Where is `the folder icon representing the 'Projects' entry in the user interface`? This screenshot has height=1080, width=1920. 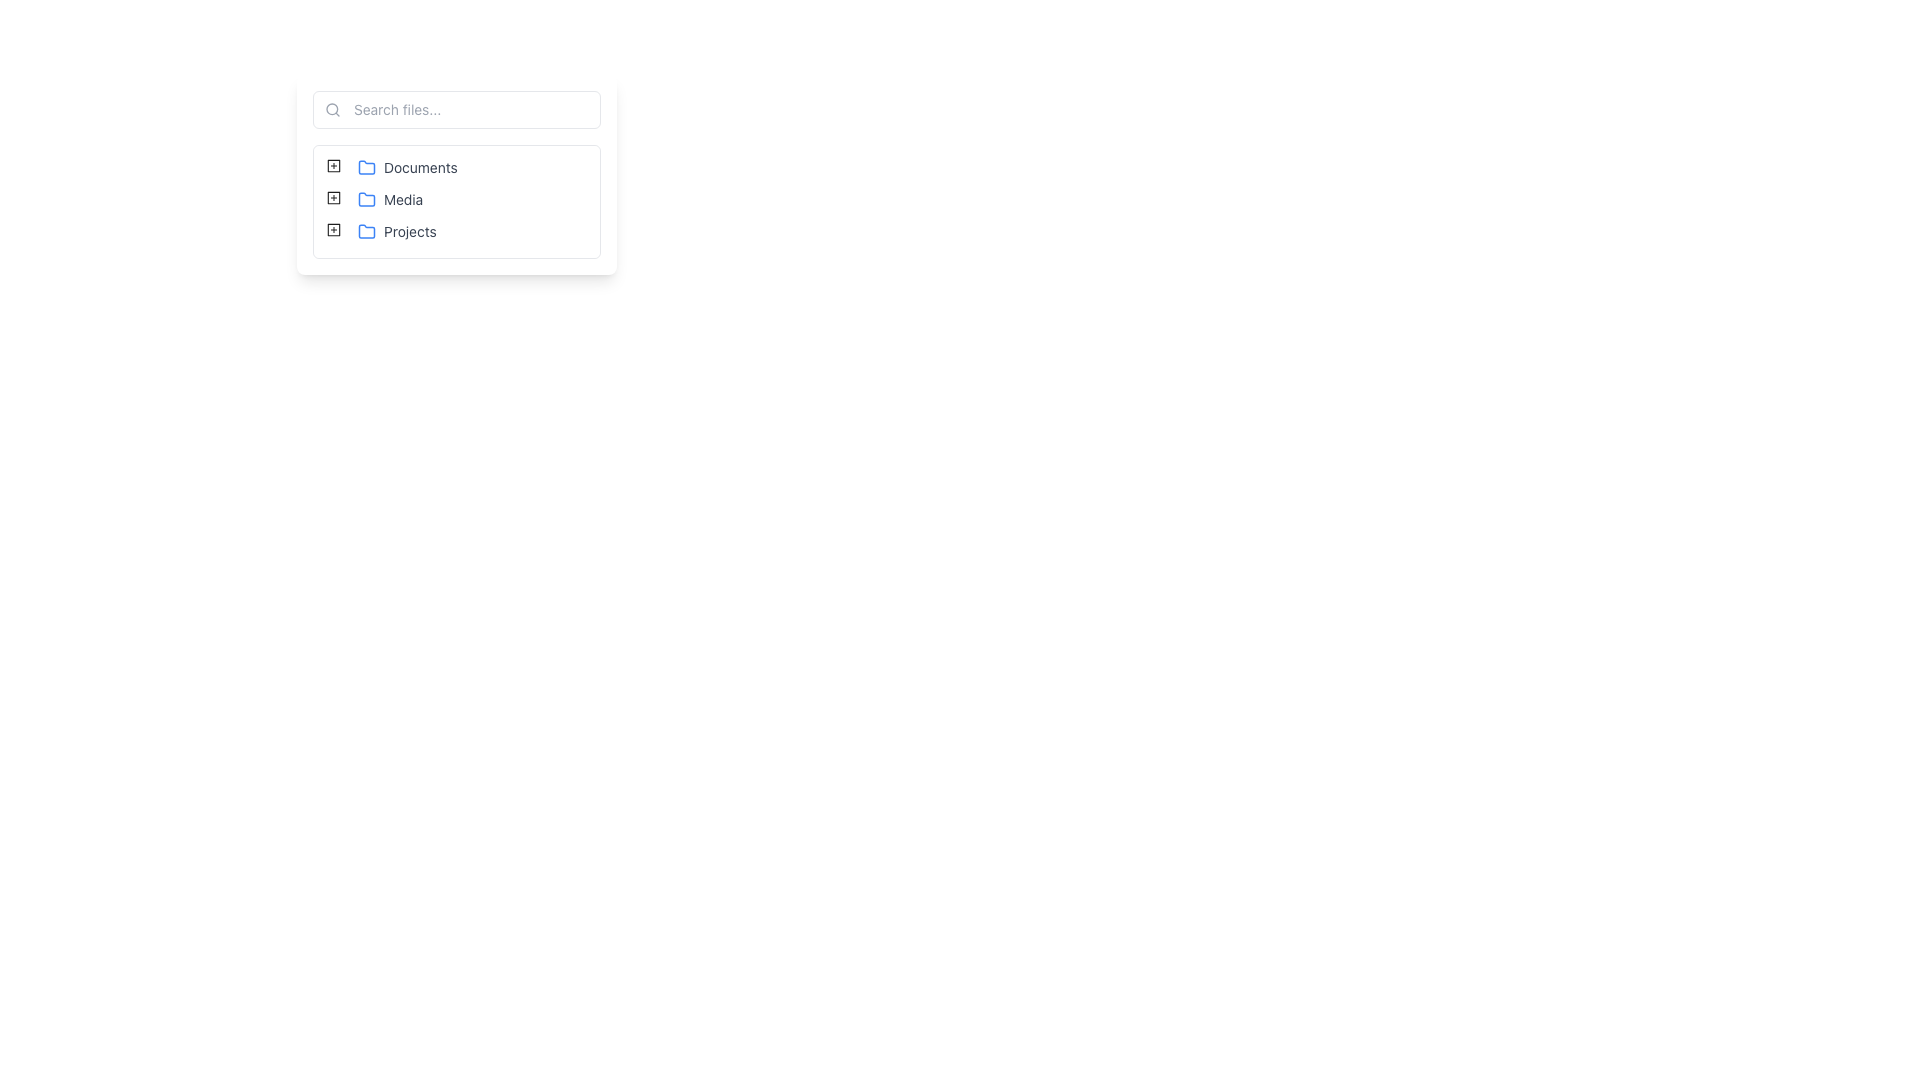 the folder icon representing the 'Projects' entry in the user interface is located at coordinates (366, 230).